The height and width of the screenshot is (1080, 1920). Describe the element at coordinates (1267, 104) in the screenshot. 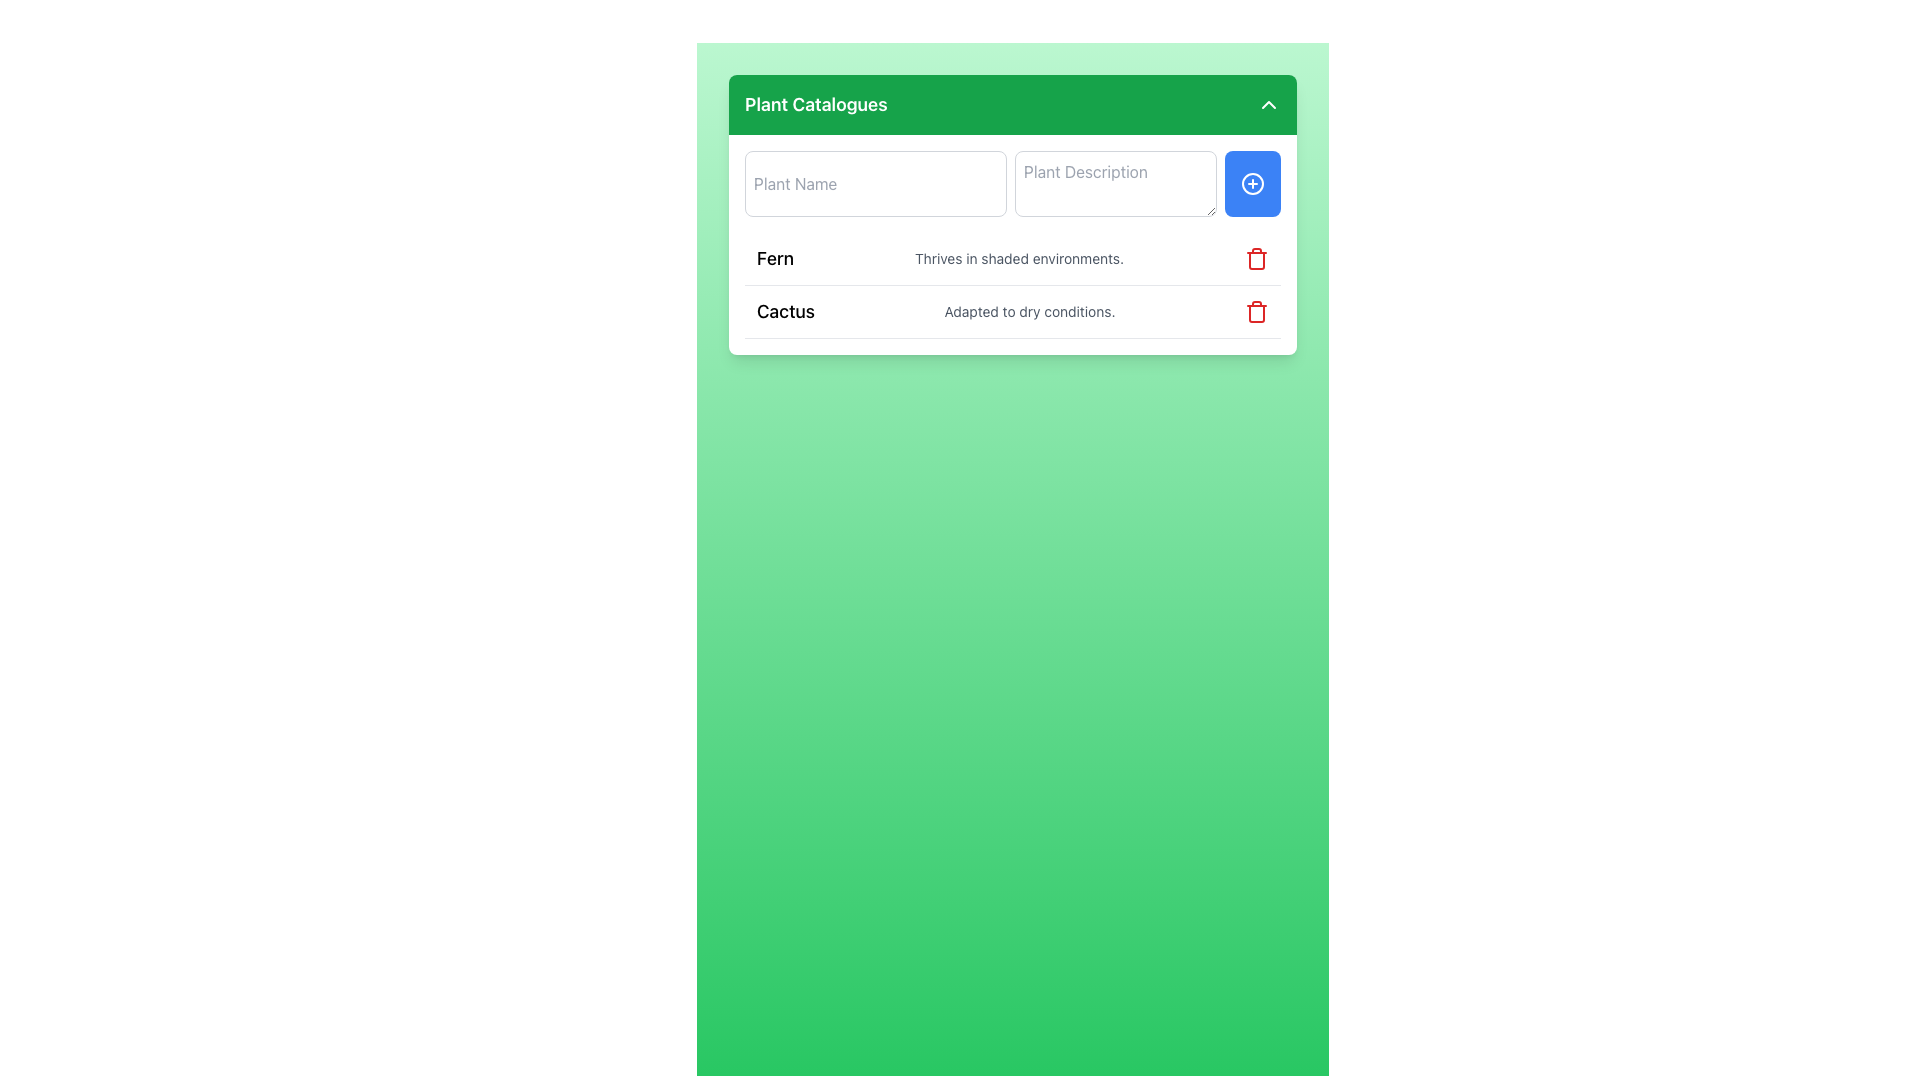

I see `the button located on the far right of the green header area` at that location.